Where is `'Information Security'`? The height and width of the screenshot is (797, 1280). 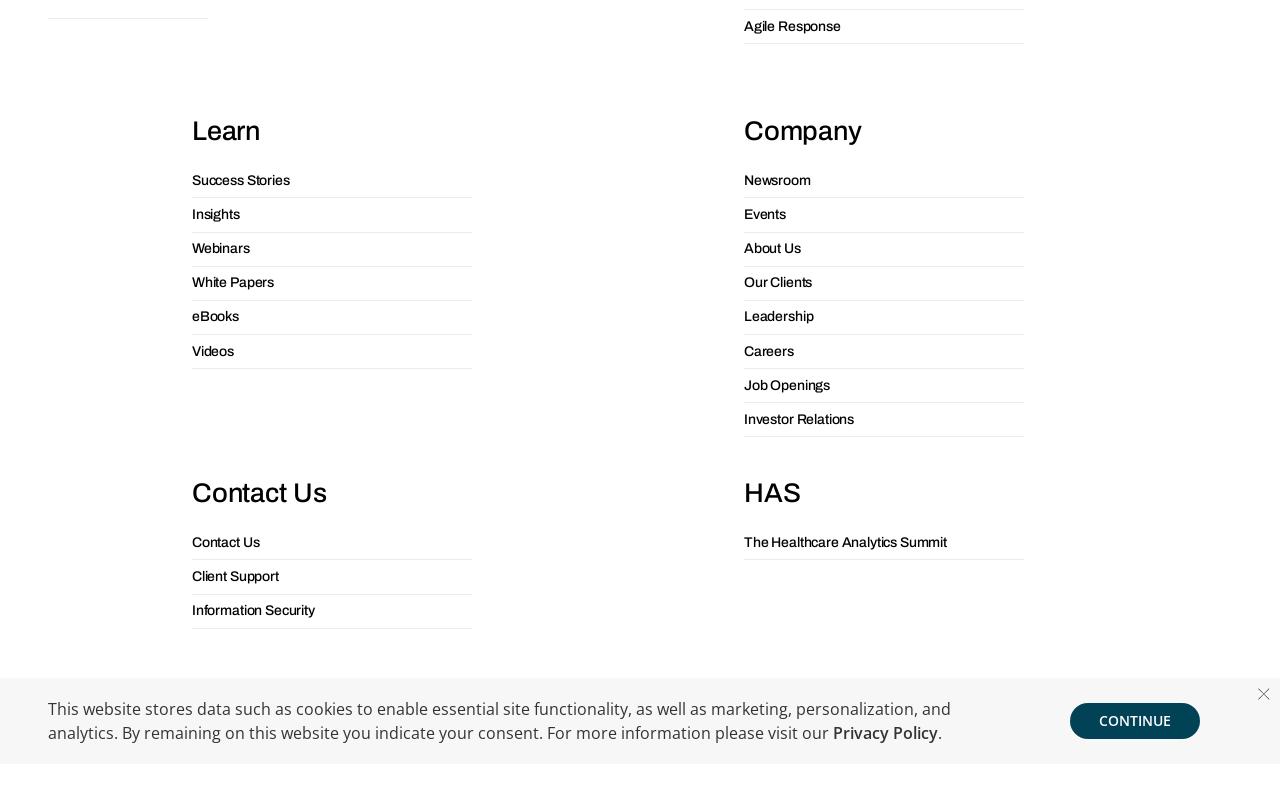 'Information Security' is located at coordinates (190, 251).